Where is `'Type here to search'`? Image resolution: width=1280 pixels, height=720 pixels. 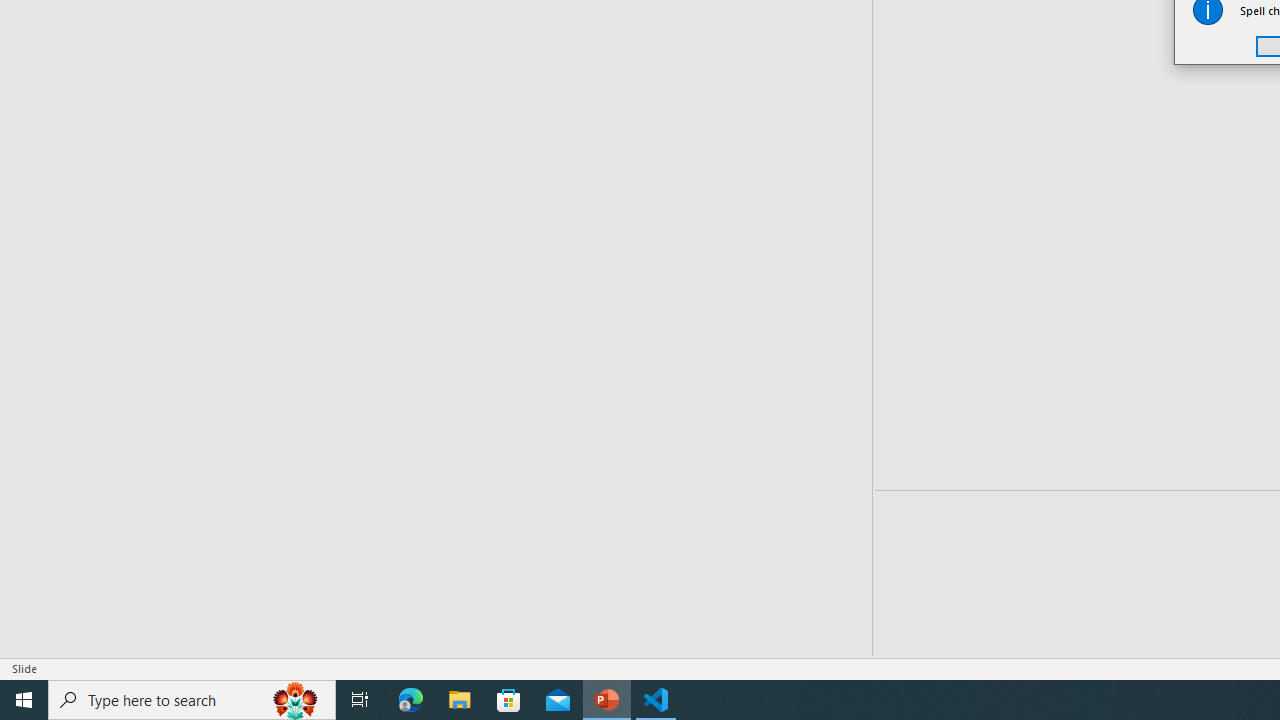 'Type here to search' is located at coordinates (192, 698).